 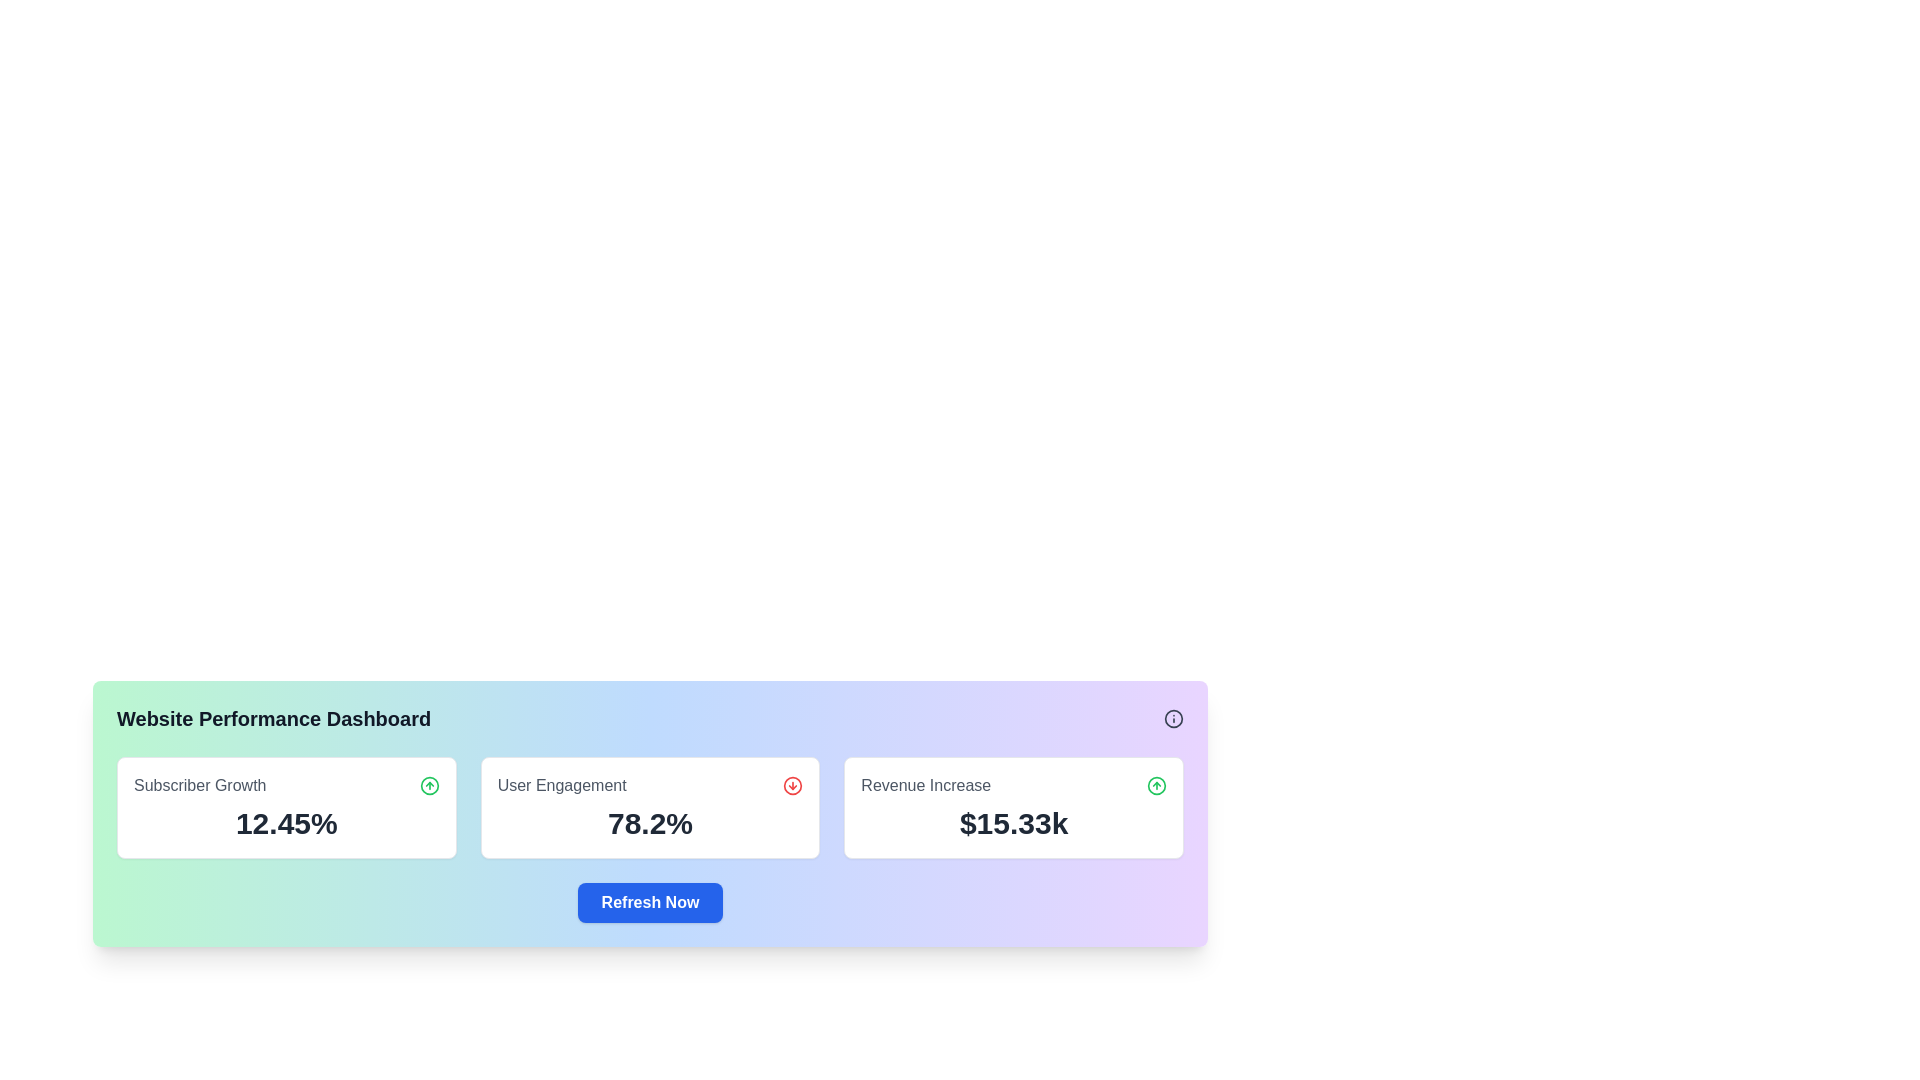 What do you see at coordinates (428, 785) in the screenshot?
I see `the circular icon with a green upward arrow located in the right section of the 'Subscriber Growth' box` at bounding box center [428, 785].